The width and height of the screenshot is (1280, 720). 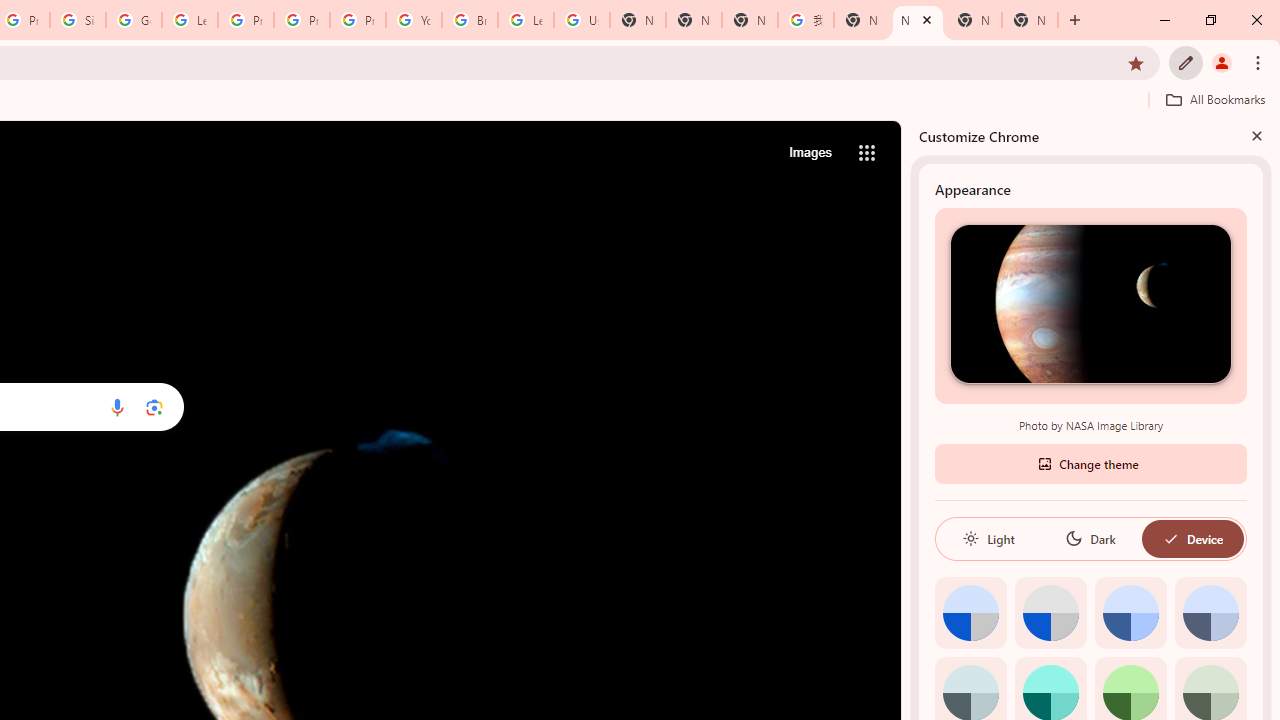 What do you see at coordinates (1170, 537) in the screenshot?
I see `'AutomationID: baseSvg'` at bounding box center [1170, 537].